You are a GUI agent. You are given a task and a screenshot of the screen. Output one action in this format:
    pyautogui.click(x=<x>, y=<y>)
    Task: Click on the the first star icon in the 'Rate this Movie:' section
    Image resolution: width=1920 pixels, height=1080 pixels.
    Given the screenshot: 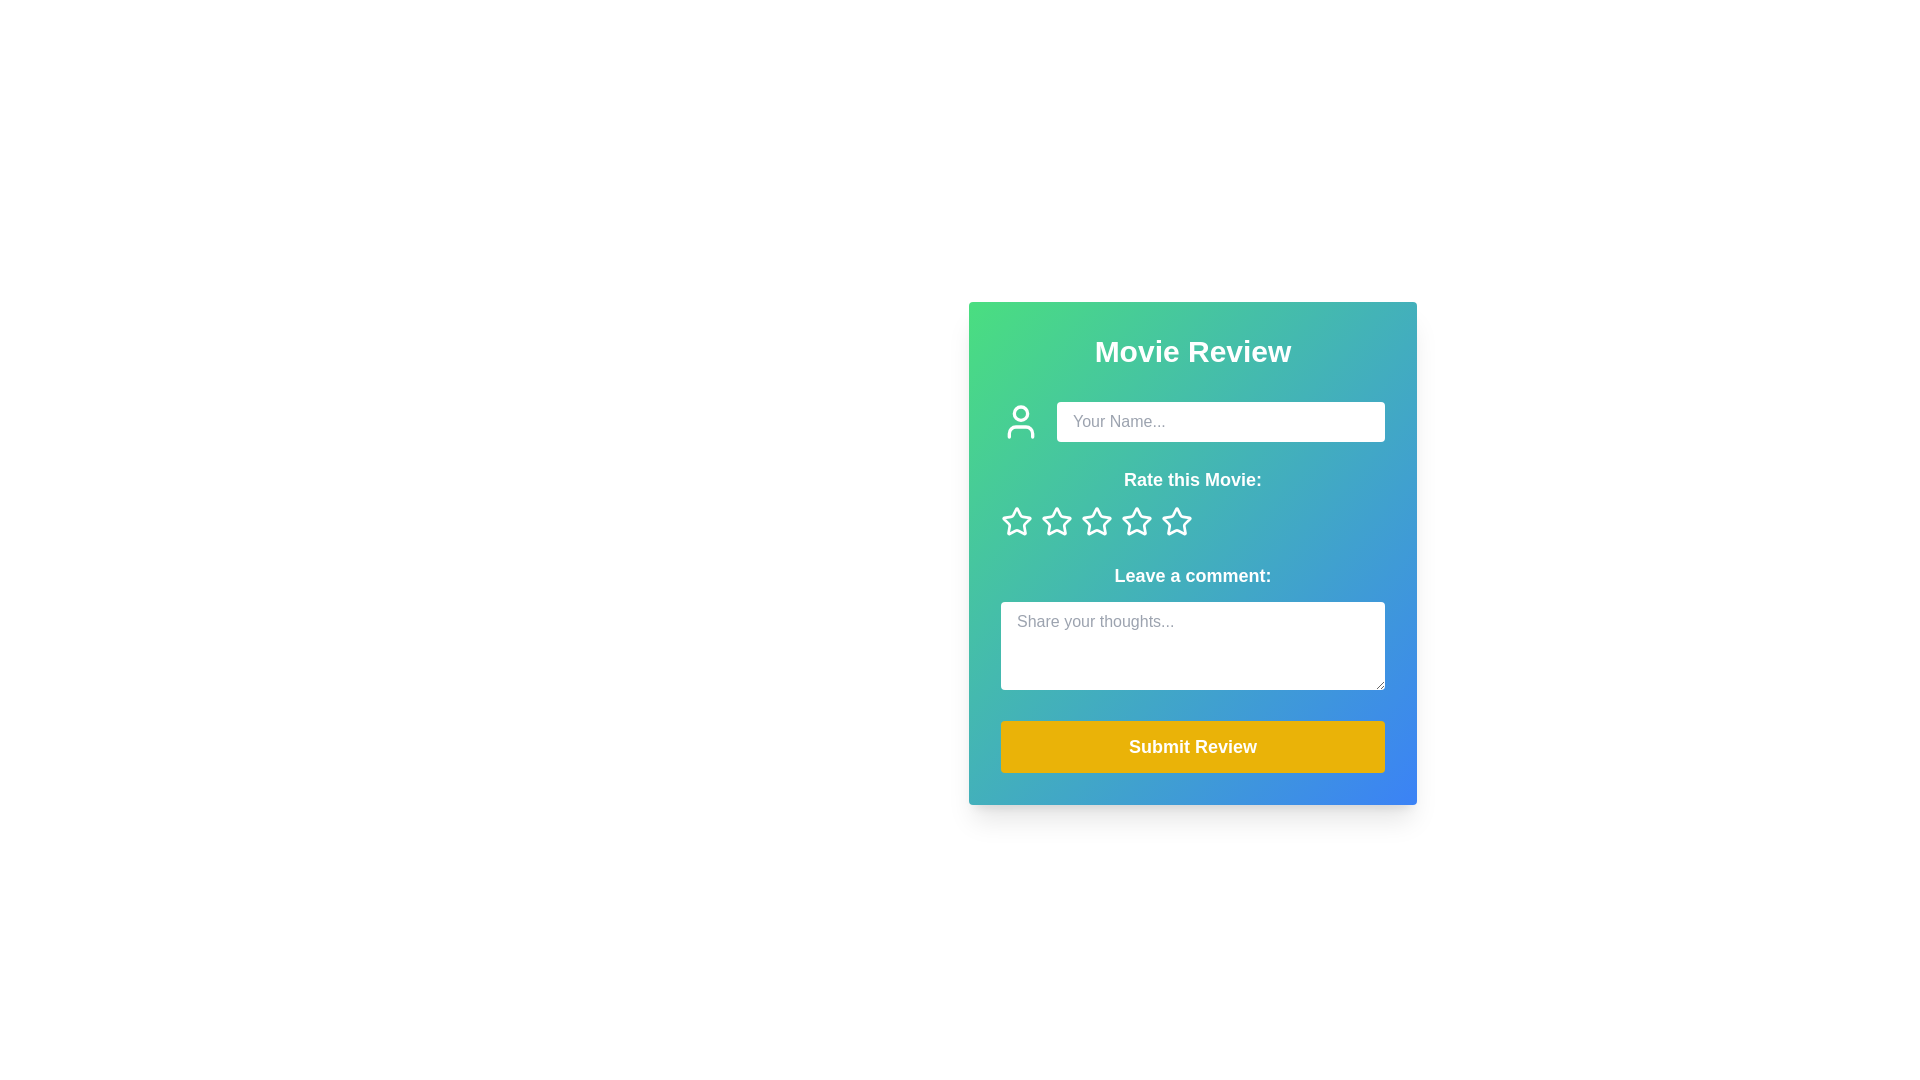 What is the action you would take?
    pyautogui.click(x=1017, y=520)
    